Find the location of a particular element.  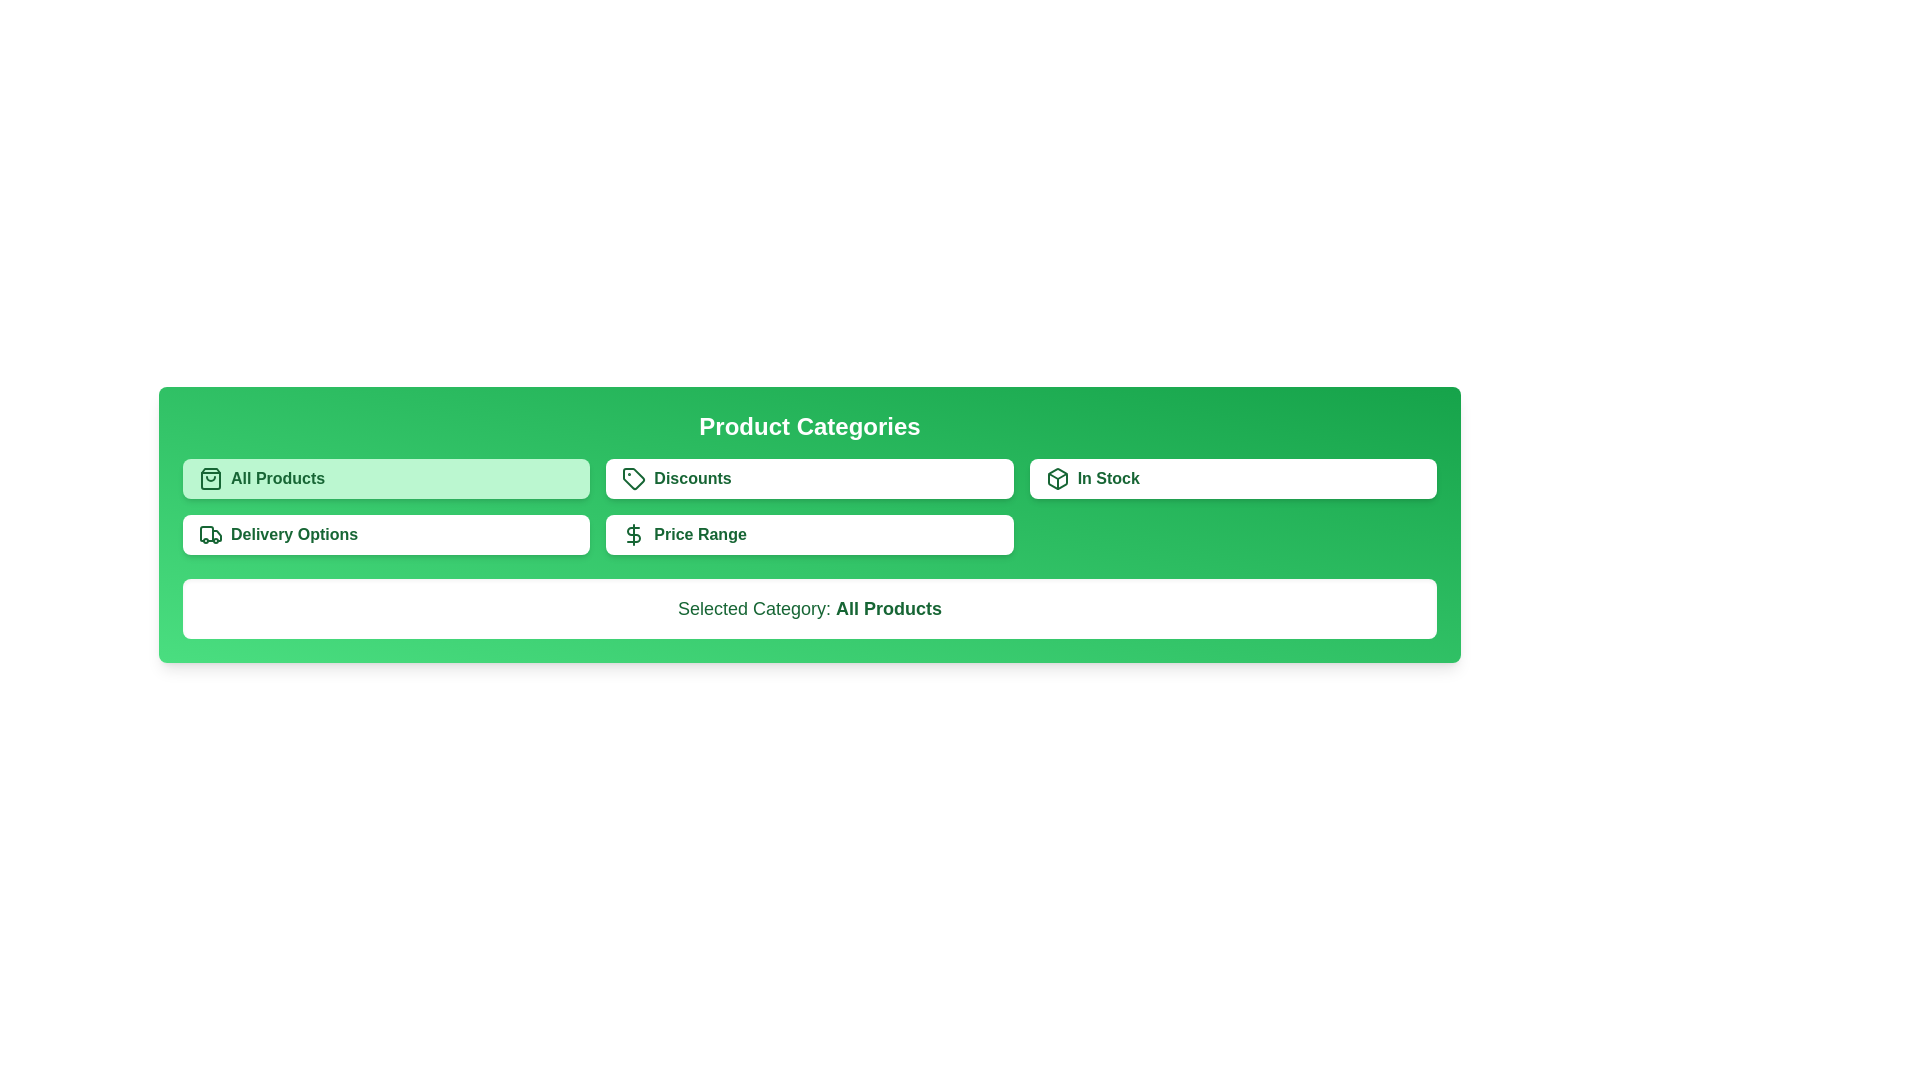

the truck icon within the 'Delivery Options' button is located at coordinates (211, 534).